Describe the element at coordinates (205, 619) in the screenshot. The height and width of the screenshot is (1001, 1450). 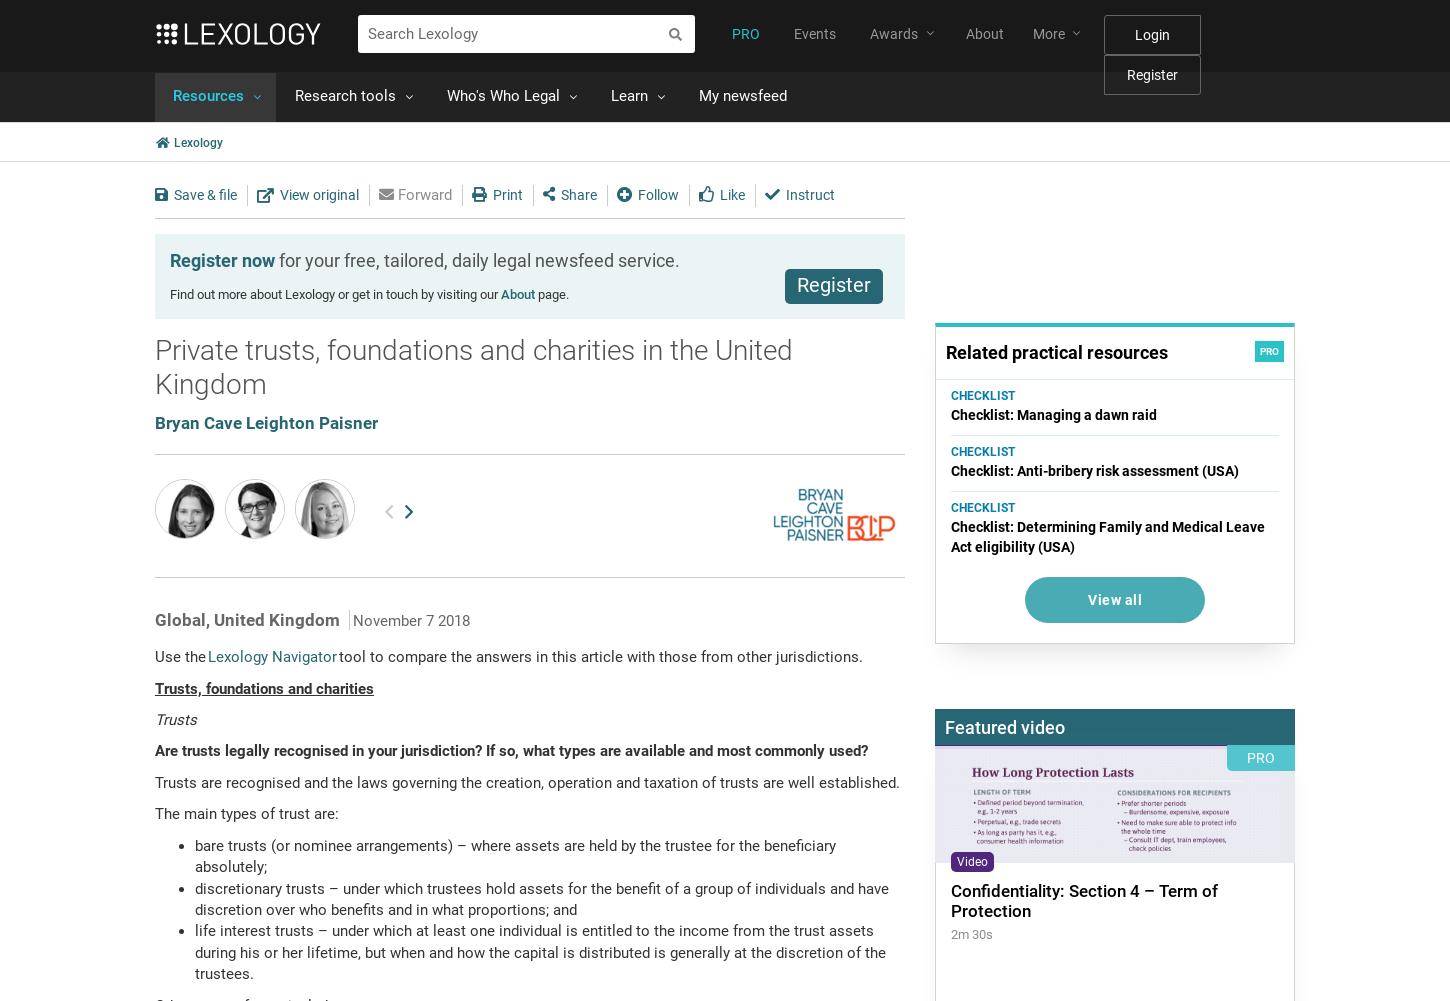
I see `','` at that location.